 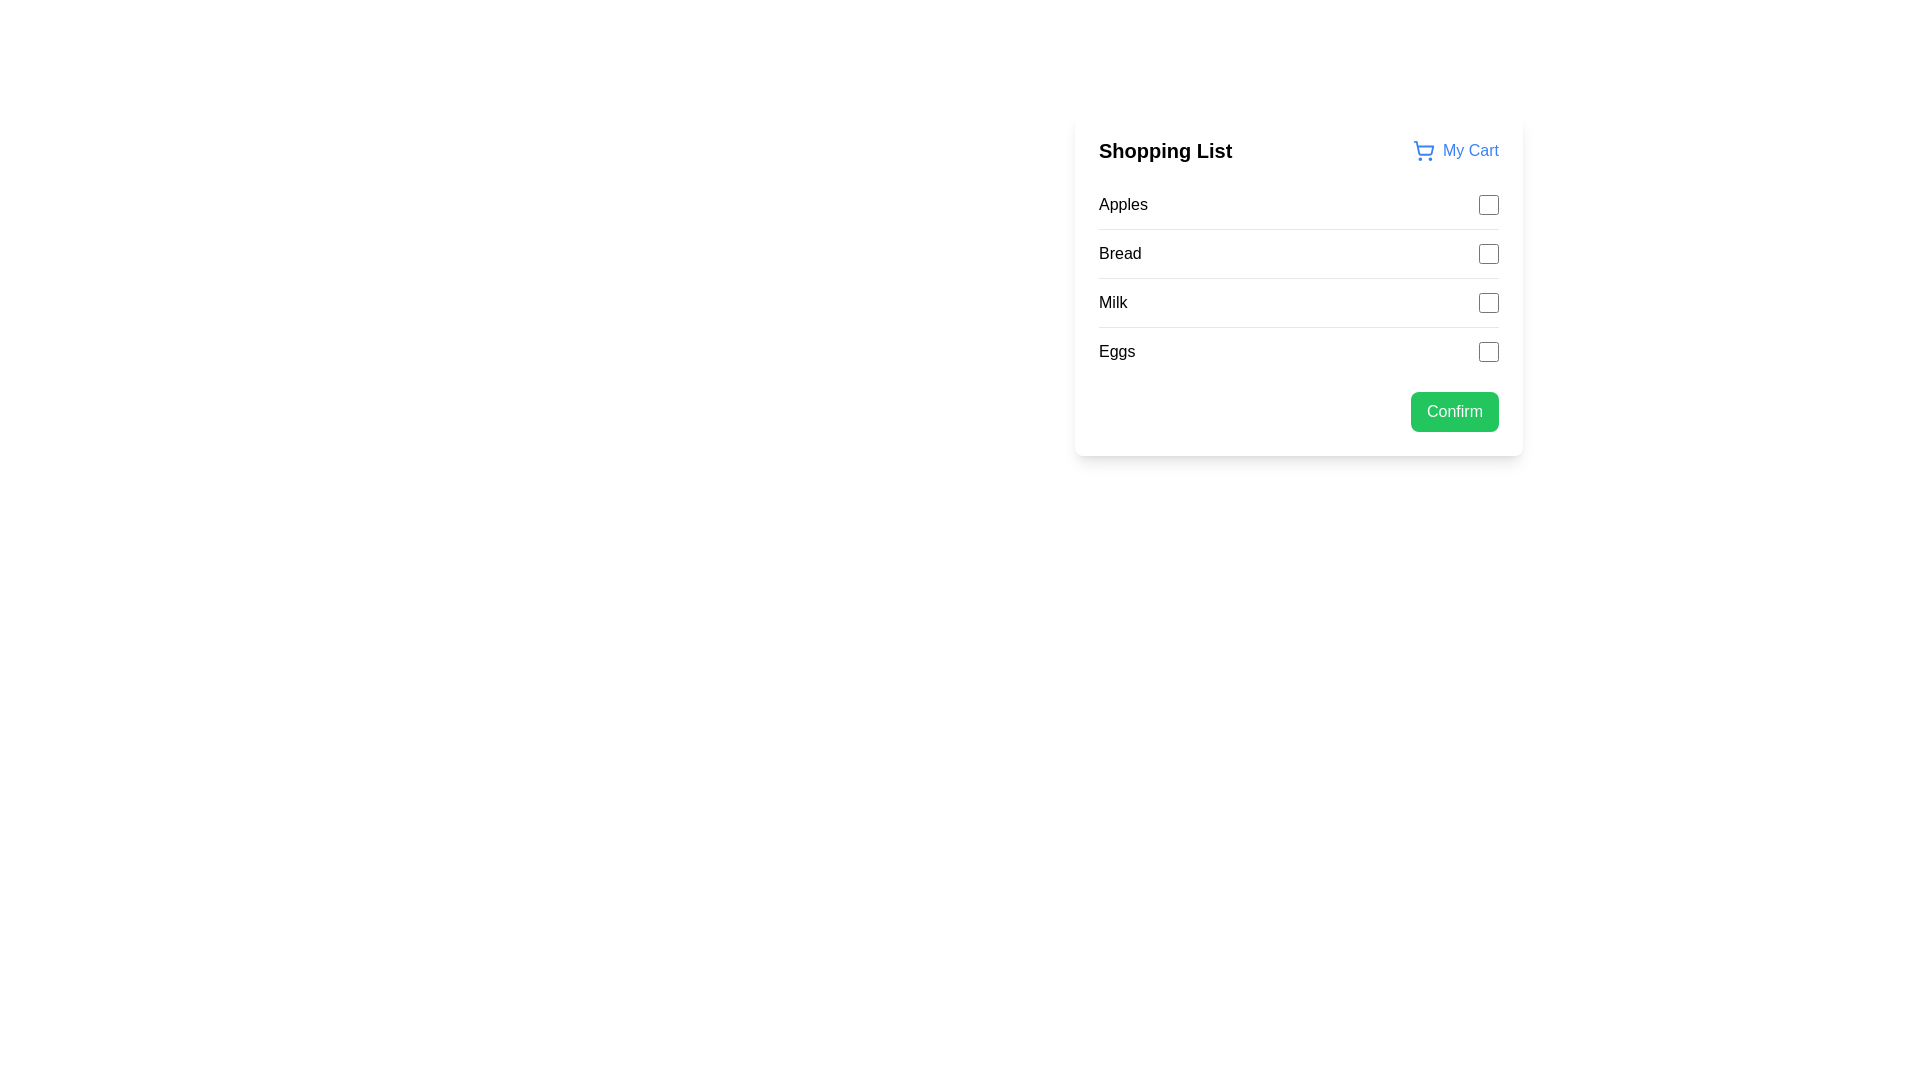 I want to click on the shopping cart icon located in the header of the shopping list card, next to the 'My Cart' label, so click(x=1423, y=147).